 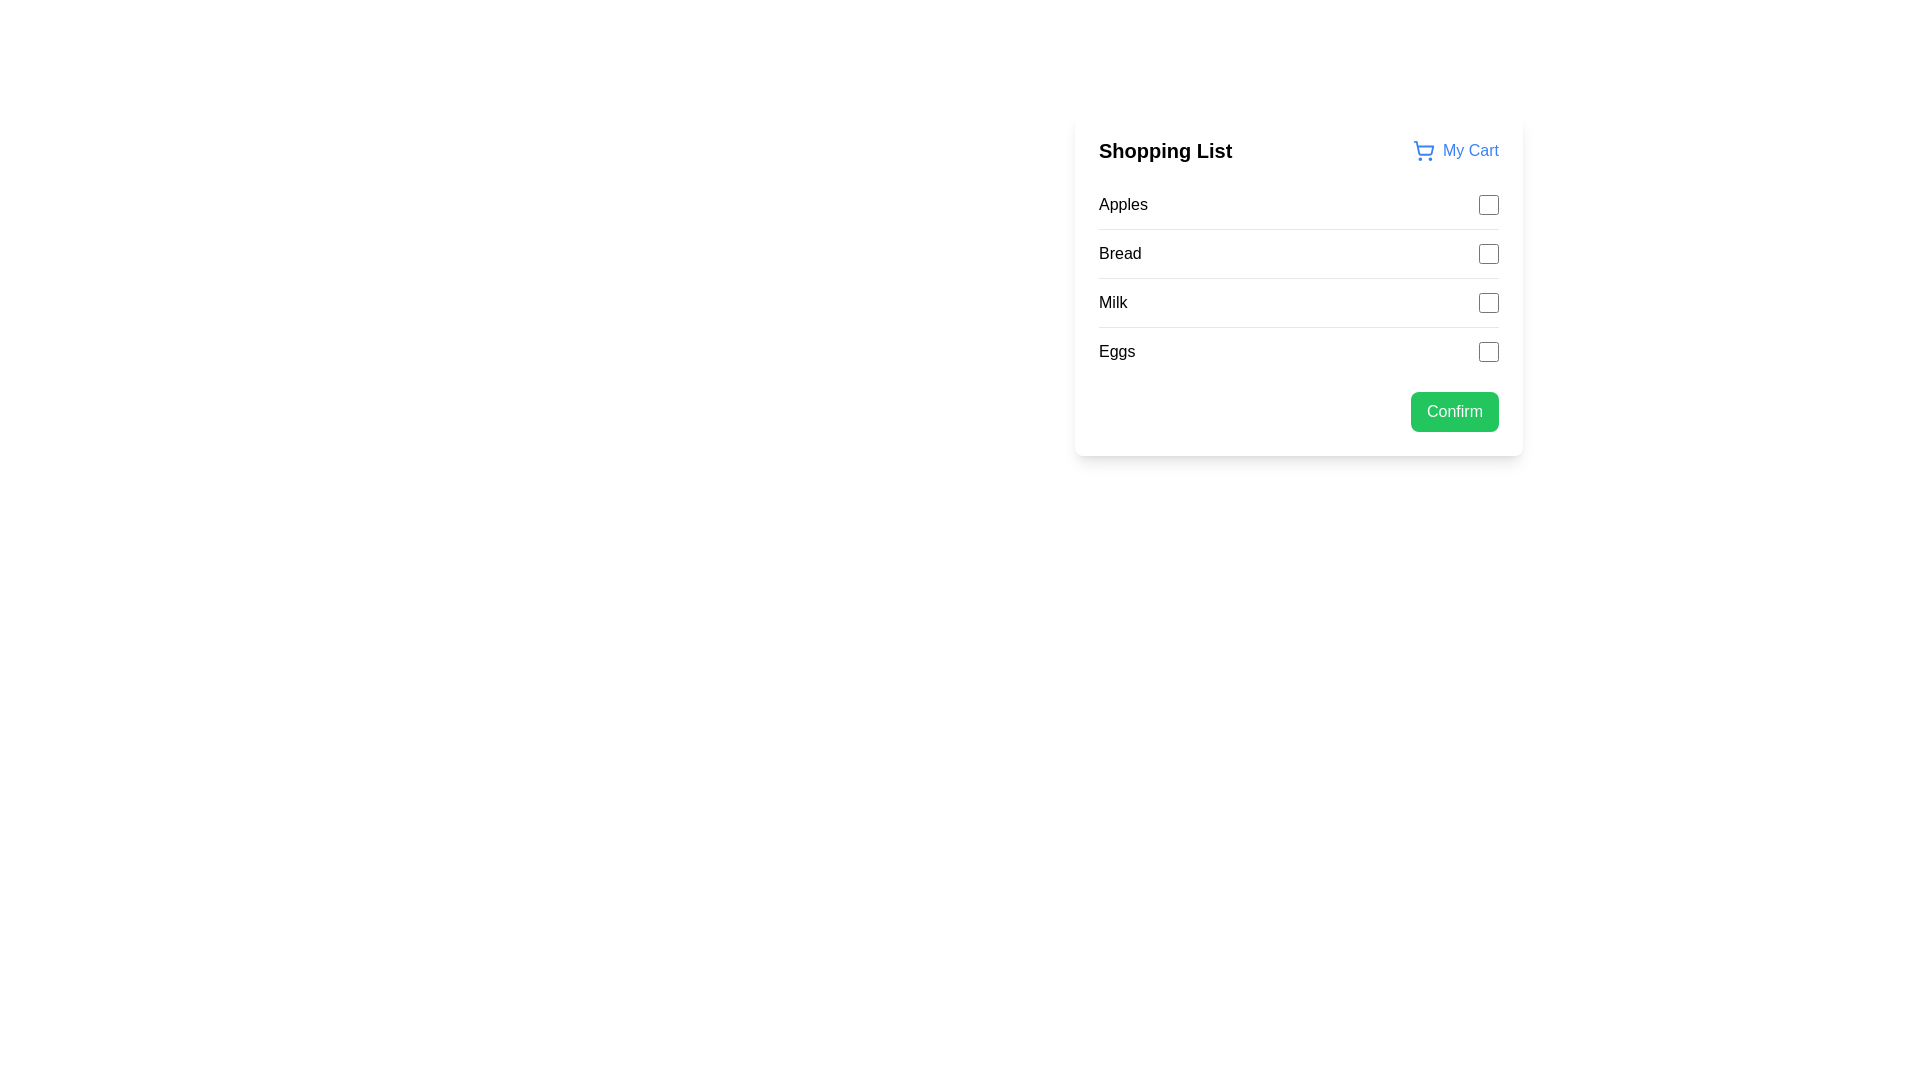 I want to click on the shopping cart icon located in the header of the shopping list card, next to the 'My Cart' label, so click(x=1423, y=147).